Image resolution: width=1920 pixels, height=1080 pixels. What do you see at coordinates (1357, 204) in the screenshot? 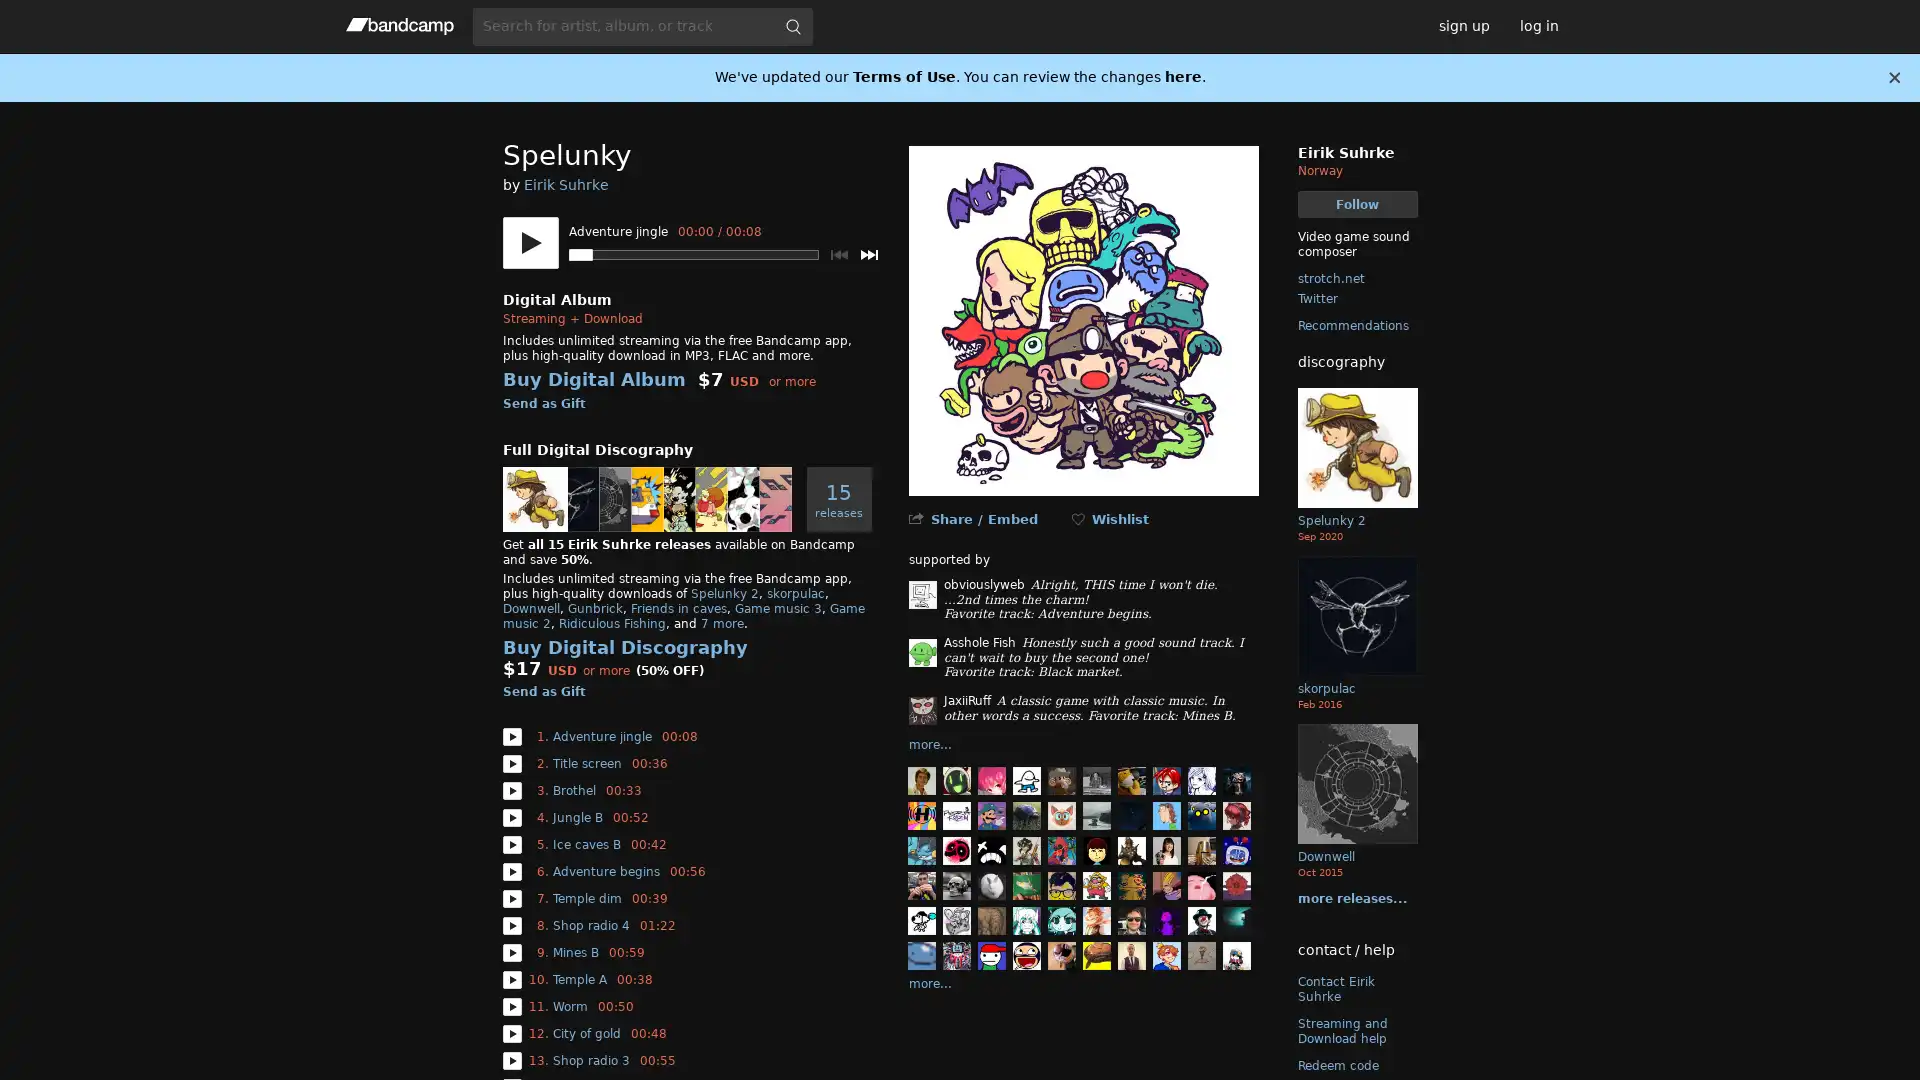
I see `Follow` at bounding box center [1357, 204].